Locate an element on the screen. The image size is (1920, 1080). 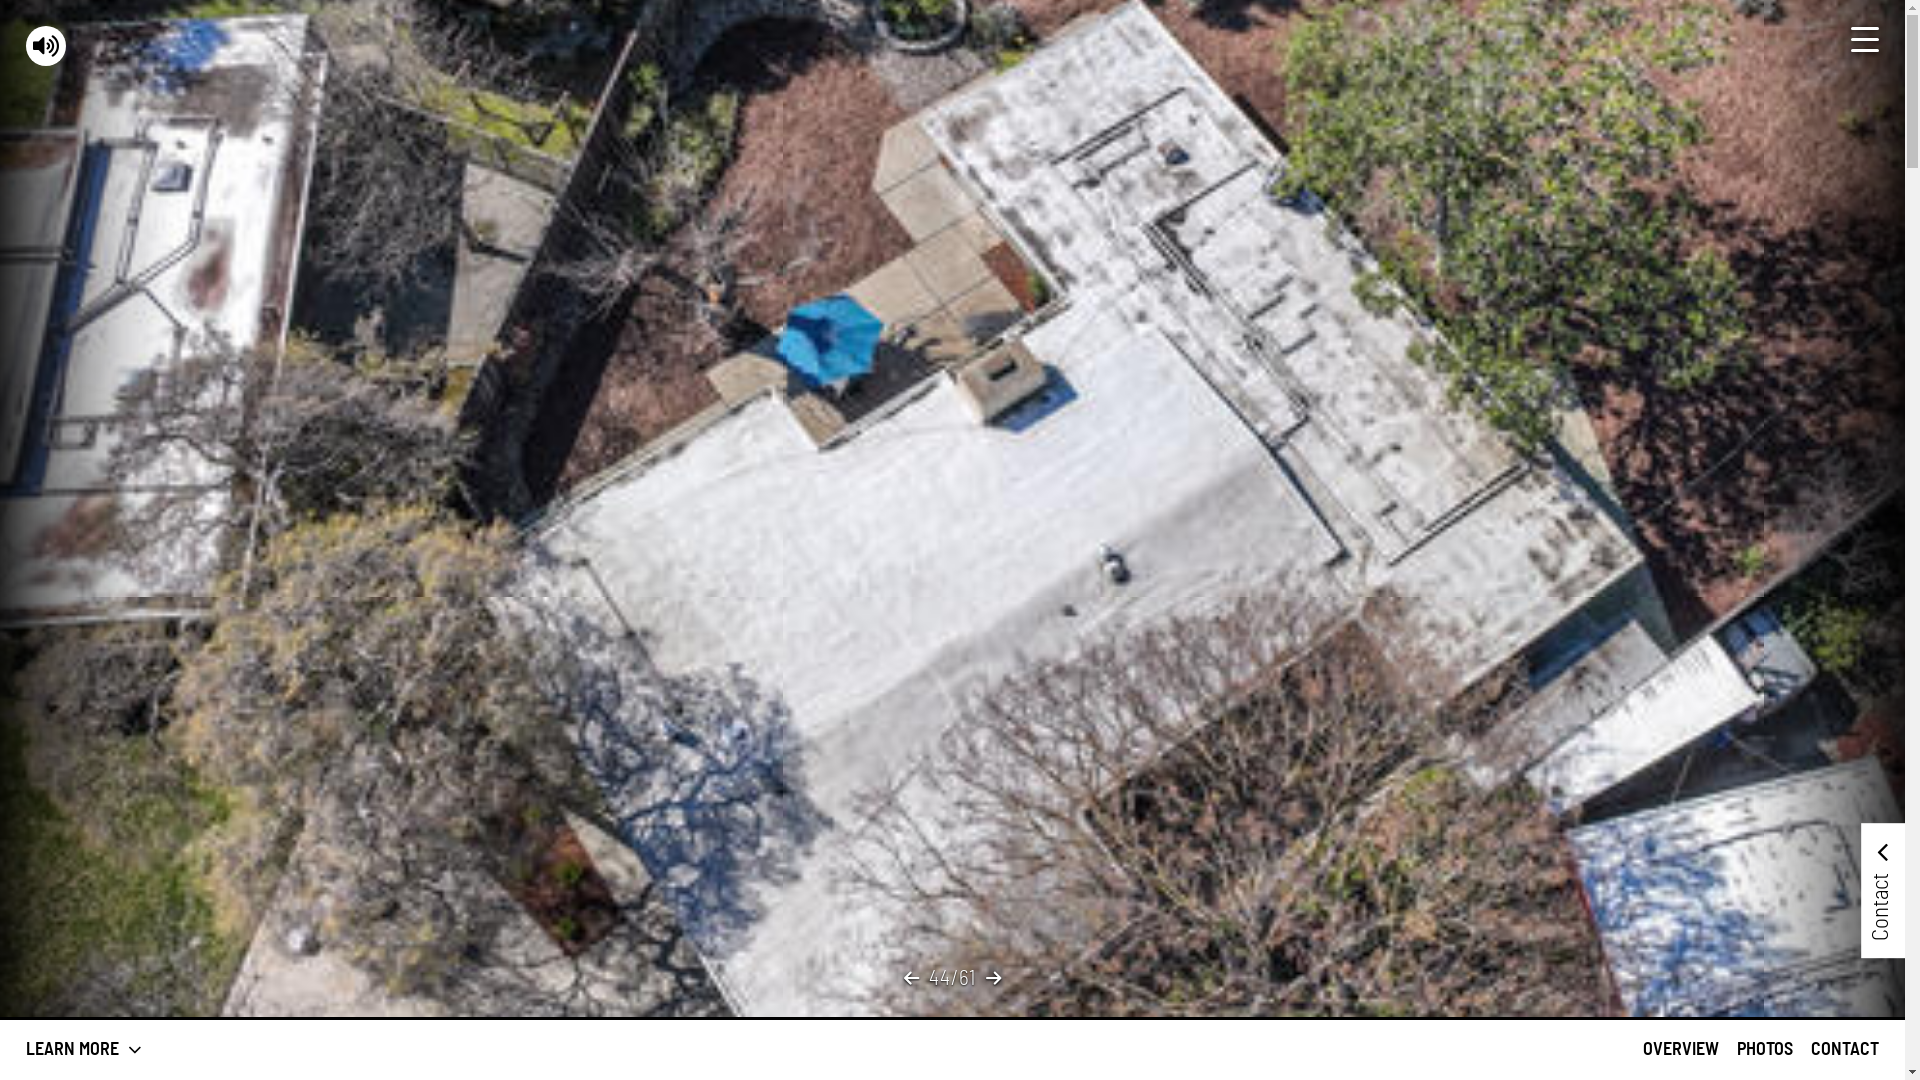
'CONTACT' is located at coordinates (1843, 1048).